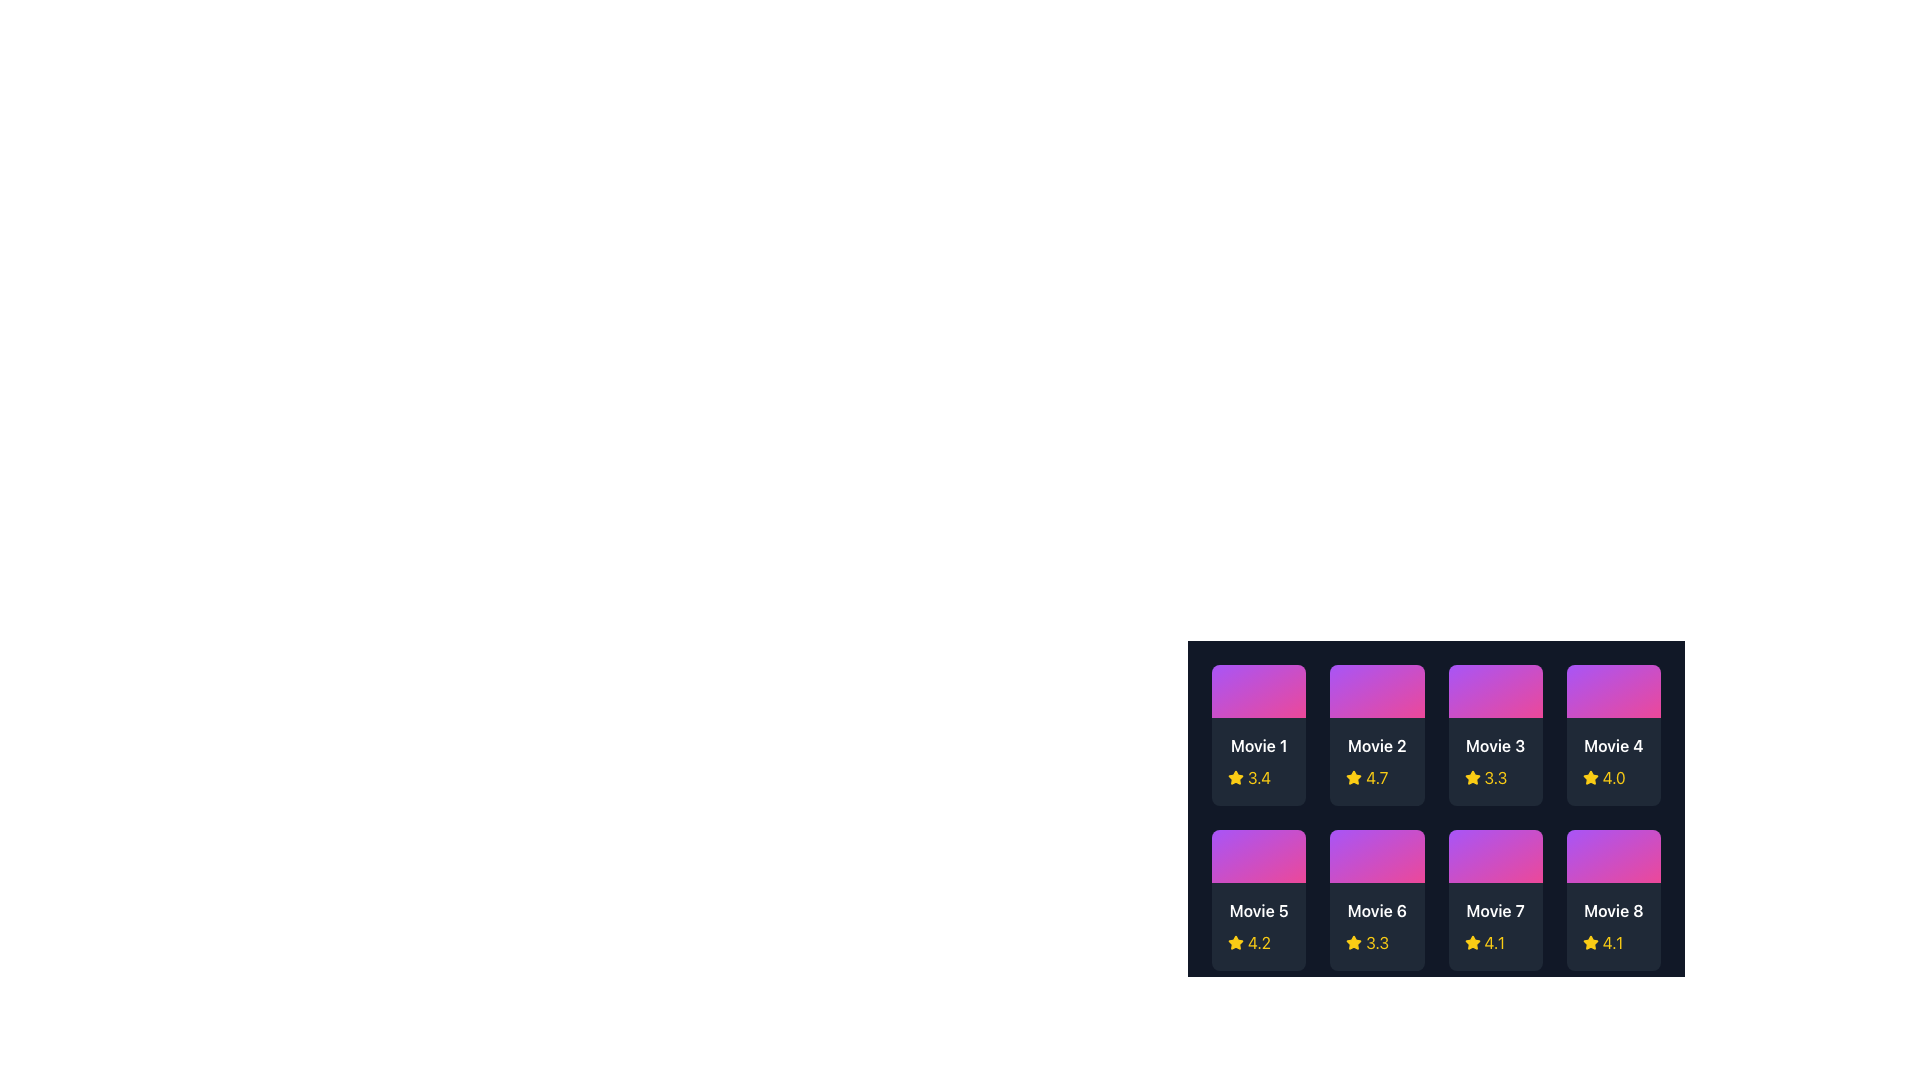 The width and height of the screenshot is (1920, 1080). Describe the element at coordinates (1235, 942) in the screenshot. I see `the Star Icon representing the rating score of '4.2' for 'Movie 5' in the second row, first column of the grid` at that location.